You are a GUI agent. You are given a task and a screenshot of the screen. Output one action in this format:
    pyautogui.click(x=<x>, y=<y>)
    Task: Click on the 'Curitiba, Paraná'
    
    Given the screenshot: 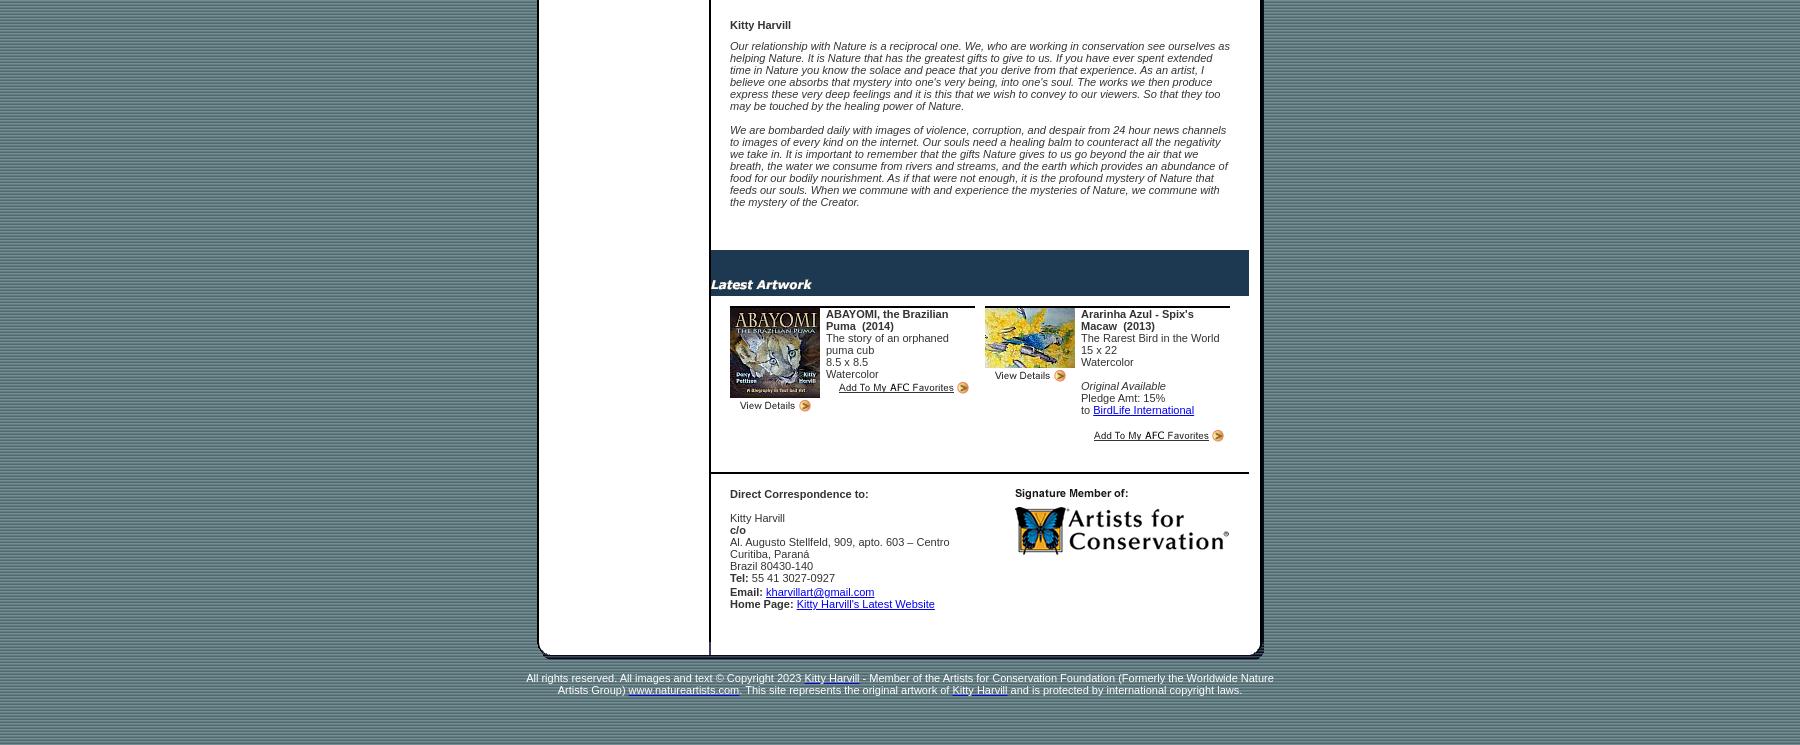 What is the action you would take?
    pyautogui.click(x=768, y=553)
    